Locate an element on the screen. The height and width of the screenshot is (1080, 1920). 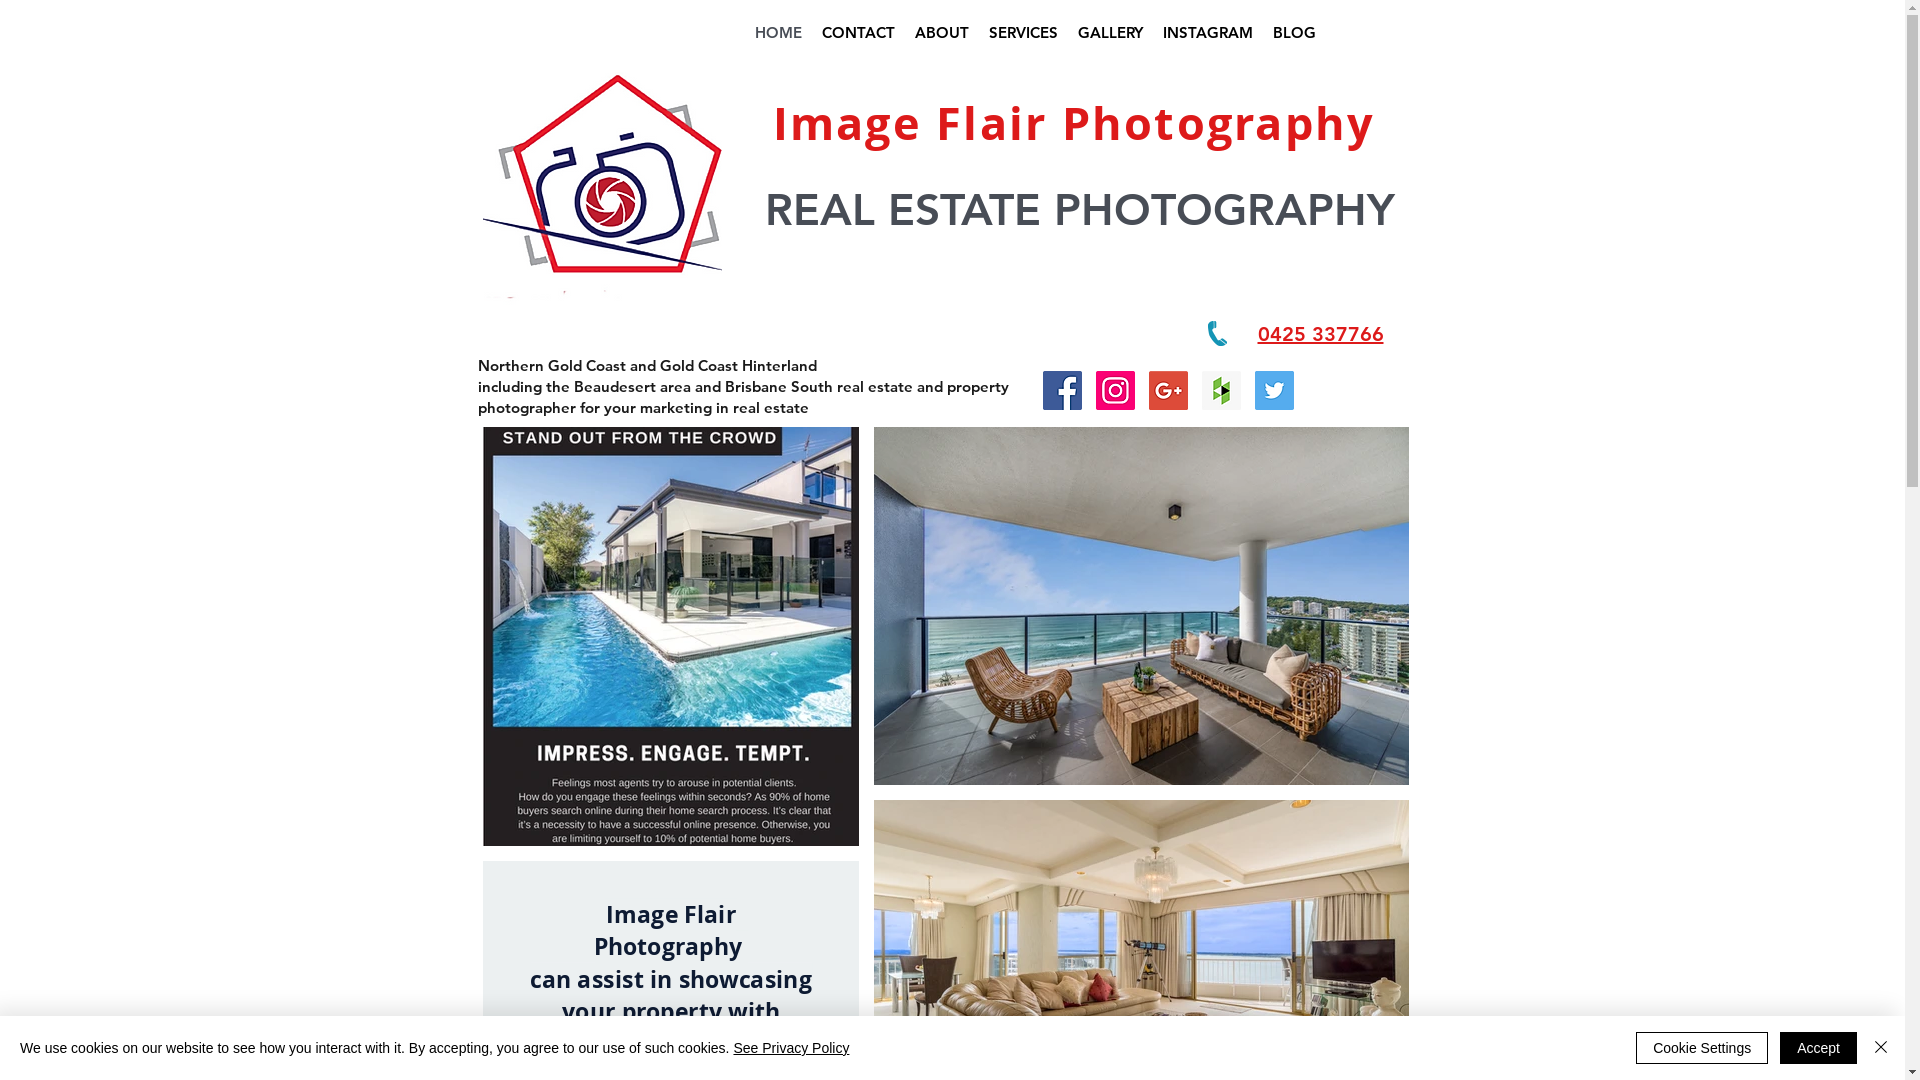
'Cookie Settings' is located at coordinates (1701, 1047).